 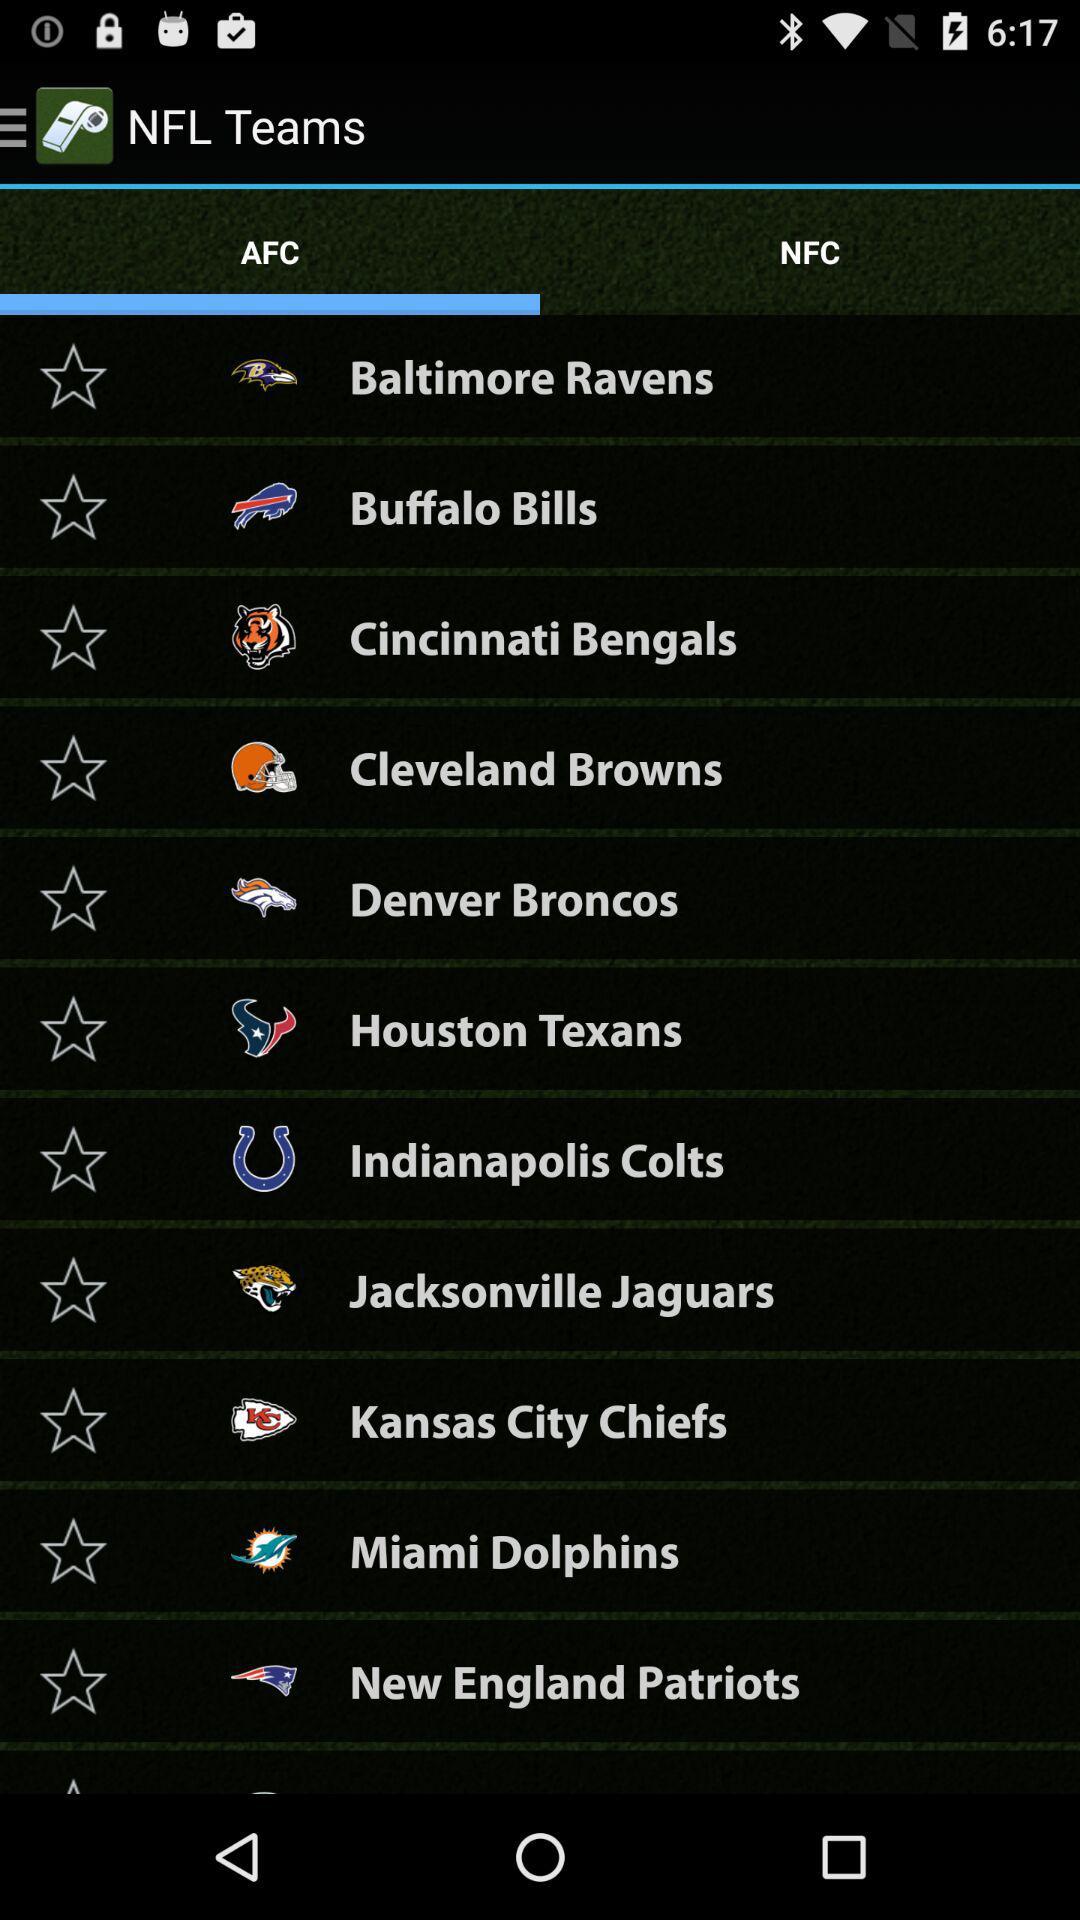 What do you see at coordinates (72, 896) in the screenshot?
I see `the option` at bounding box center [72, 896].